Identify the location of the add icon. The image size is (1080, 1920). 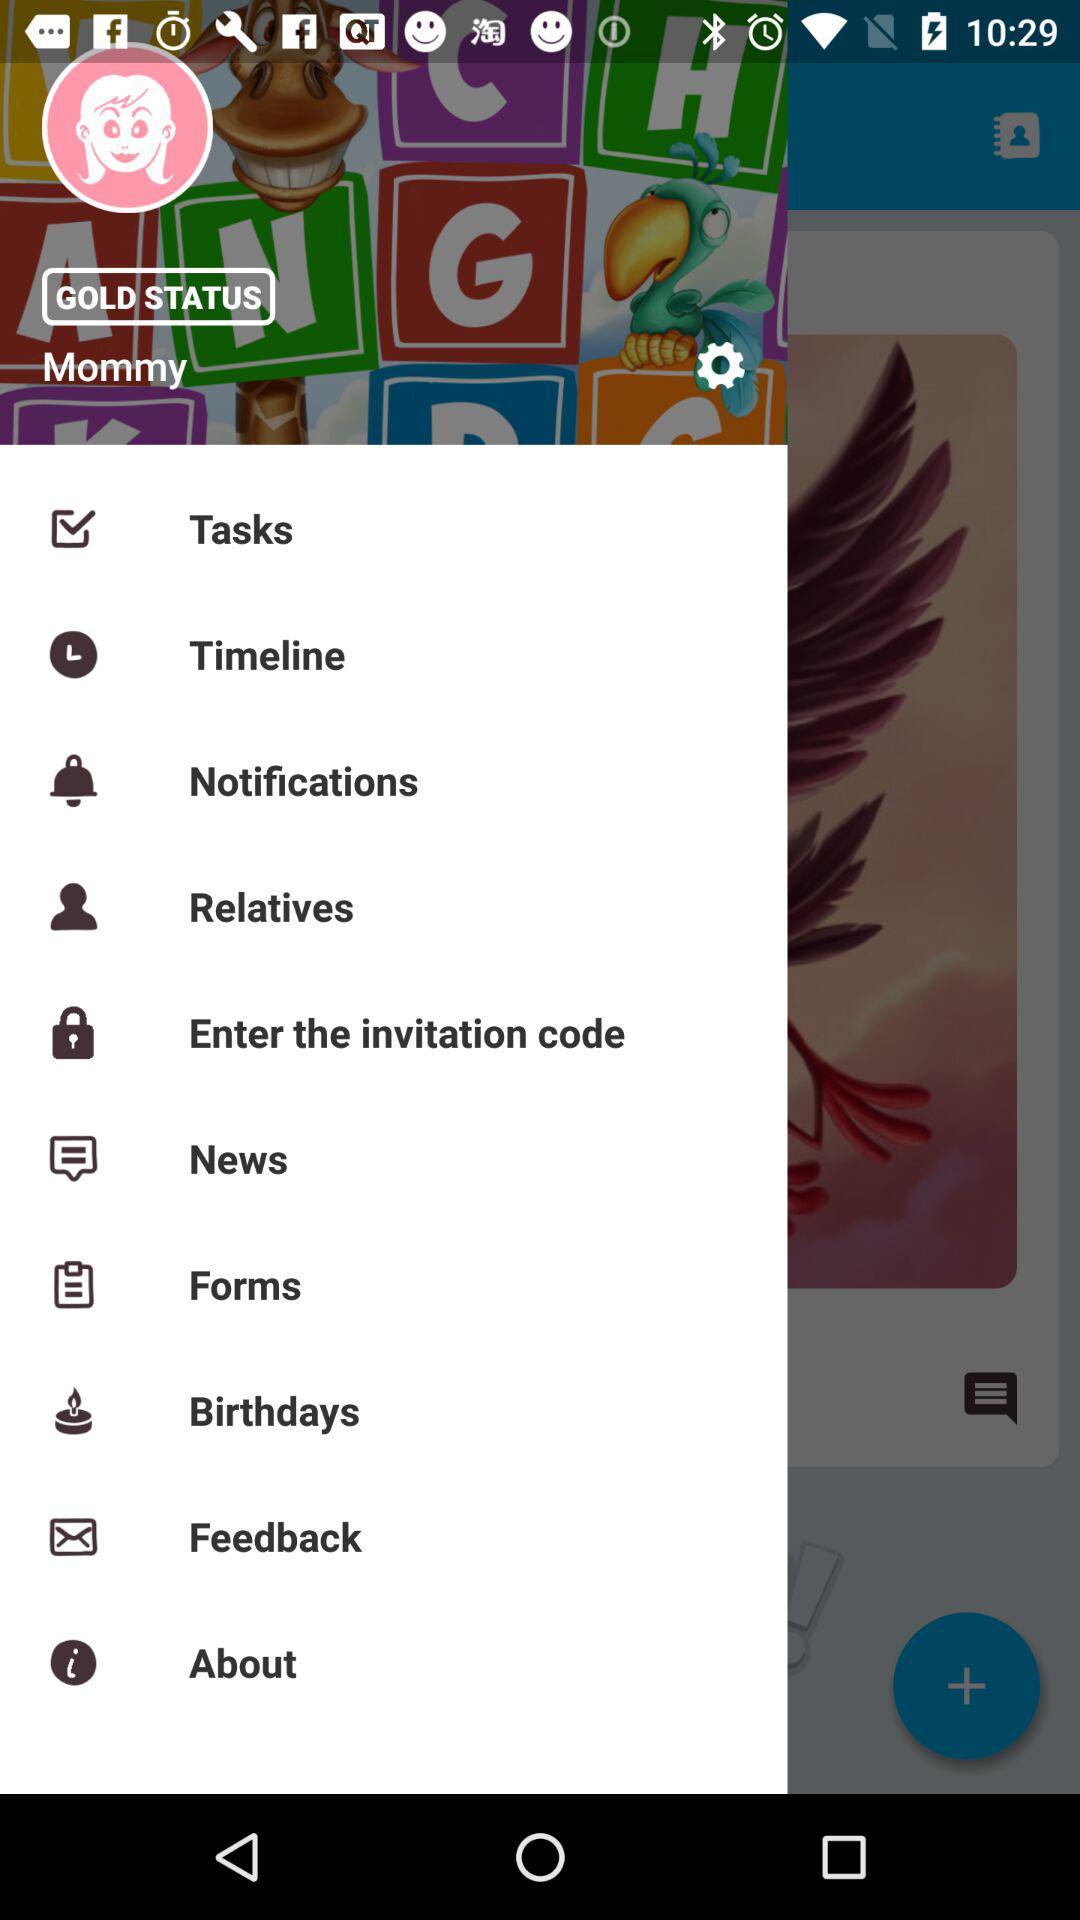
(965, 1684).